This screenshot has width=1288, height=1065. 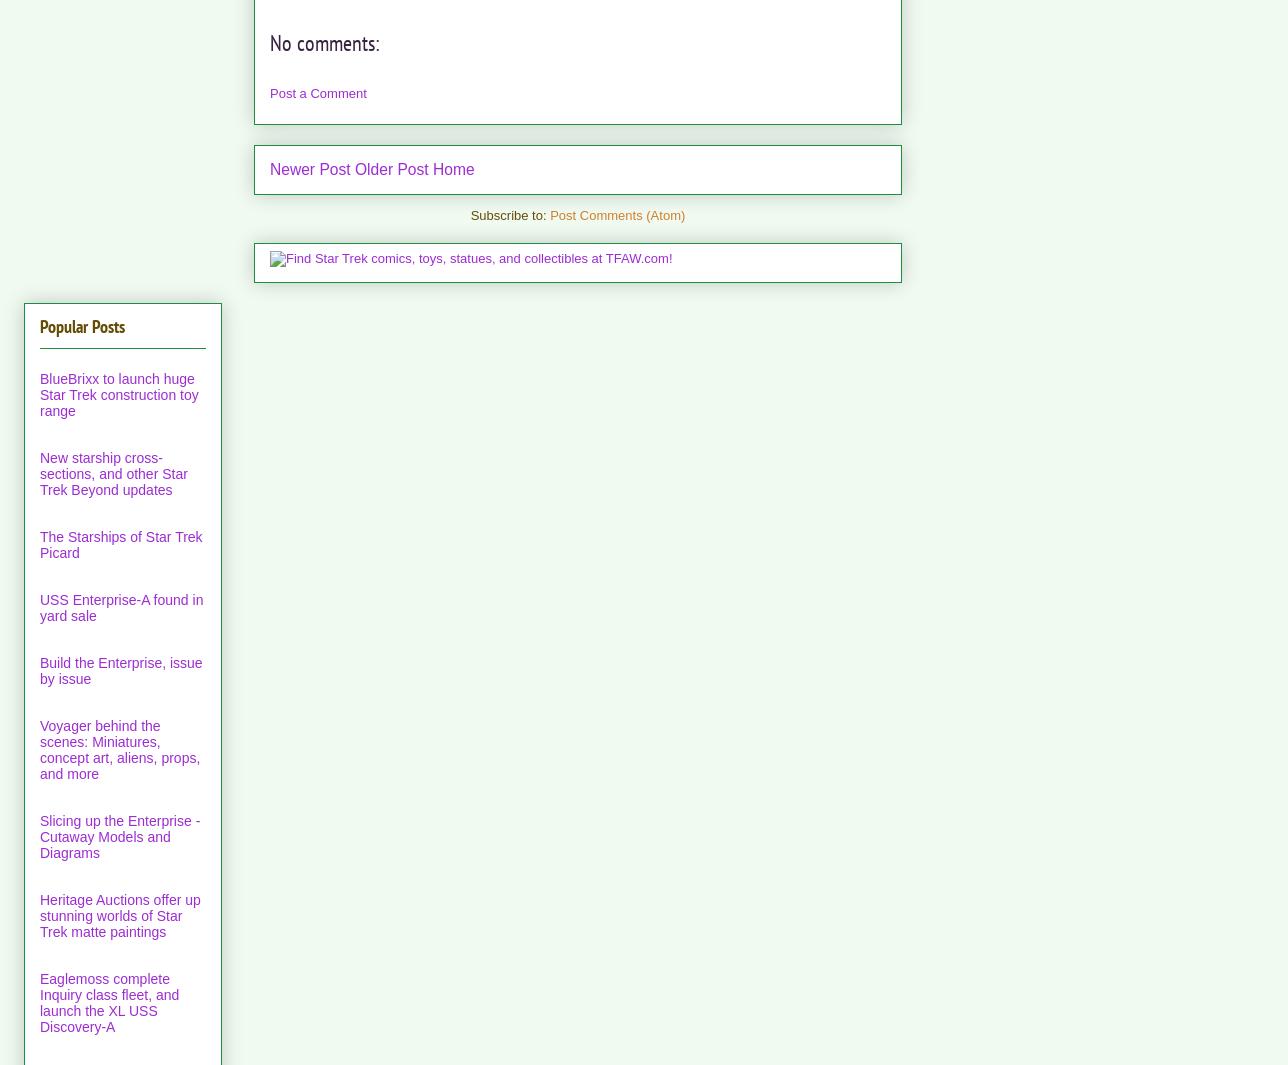 I want to click on 'Slicing up the Enterprise - Cutaway Models and Diagrams', so click(x=120, y=836).